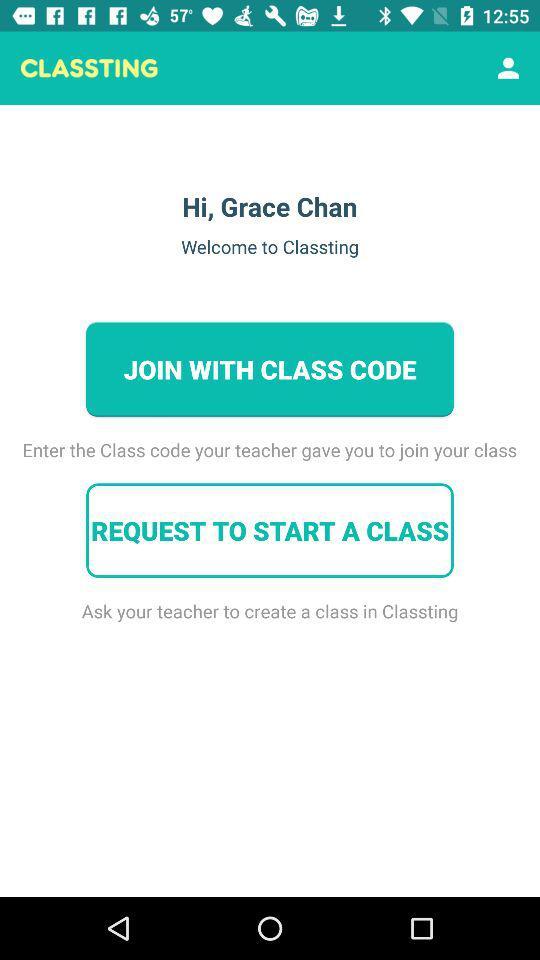  I want to click on the item above ask your teacher item, so click(270, 529).